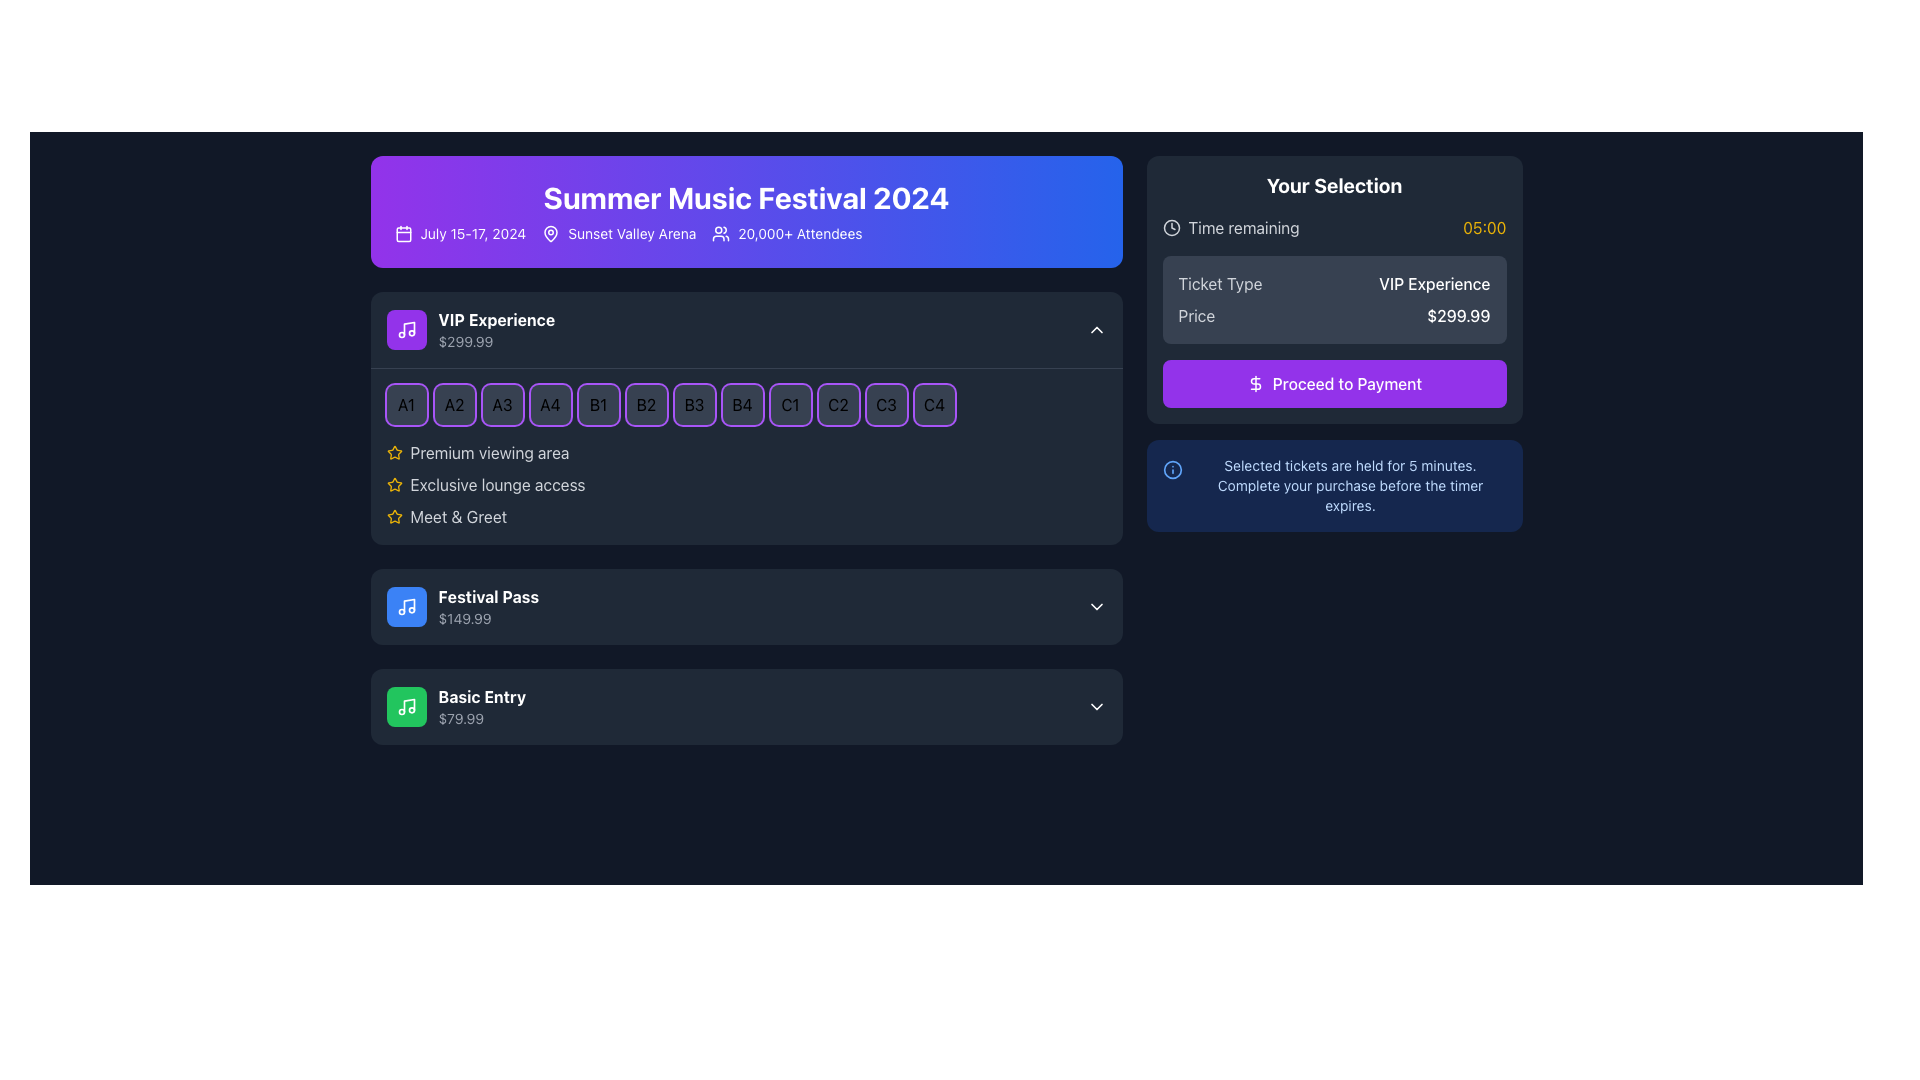 The height and width of the screenshot is (1080, 1920). What do you see at coordinates (482, 696) in the screenshot?
I see `the bold text label reading 'Basic Entry' in the ticket pricing section, located at the top of the card for this ticket option` at bounding box center [482, 696].